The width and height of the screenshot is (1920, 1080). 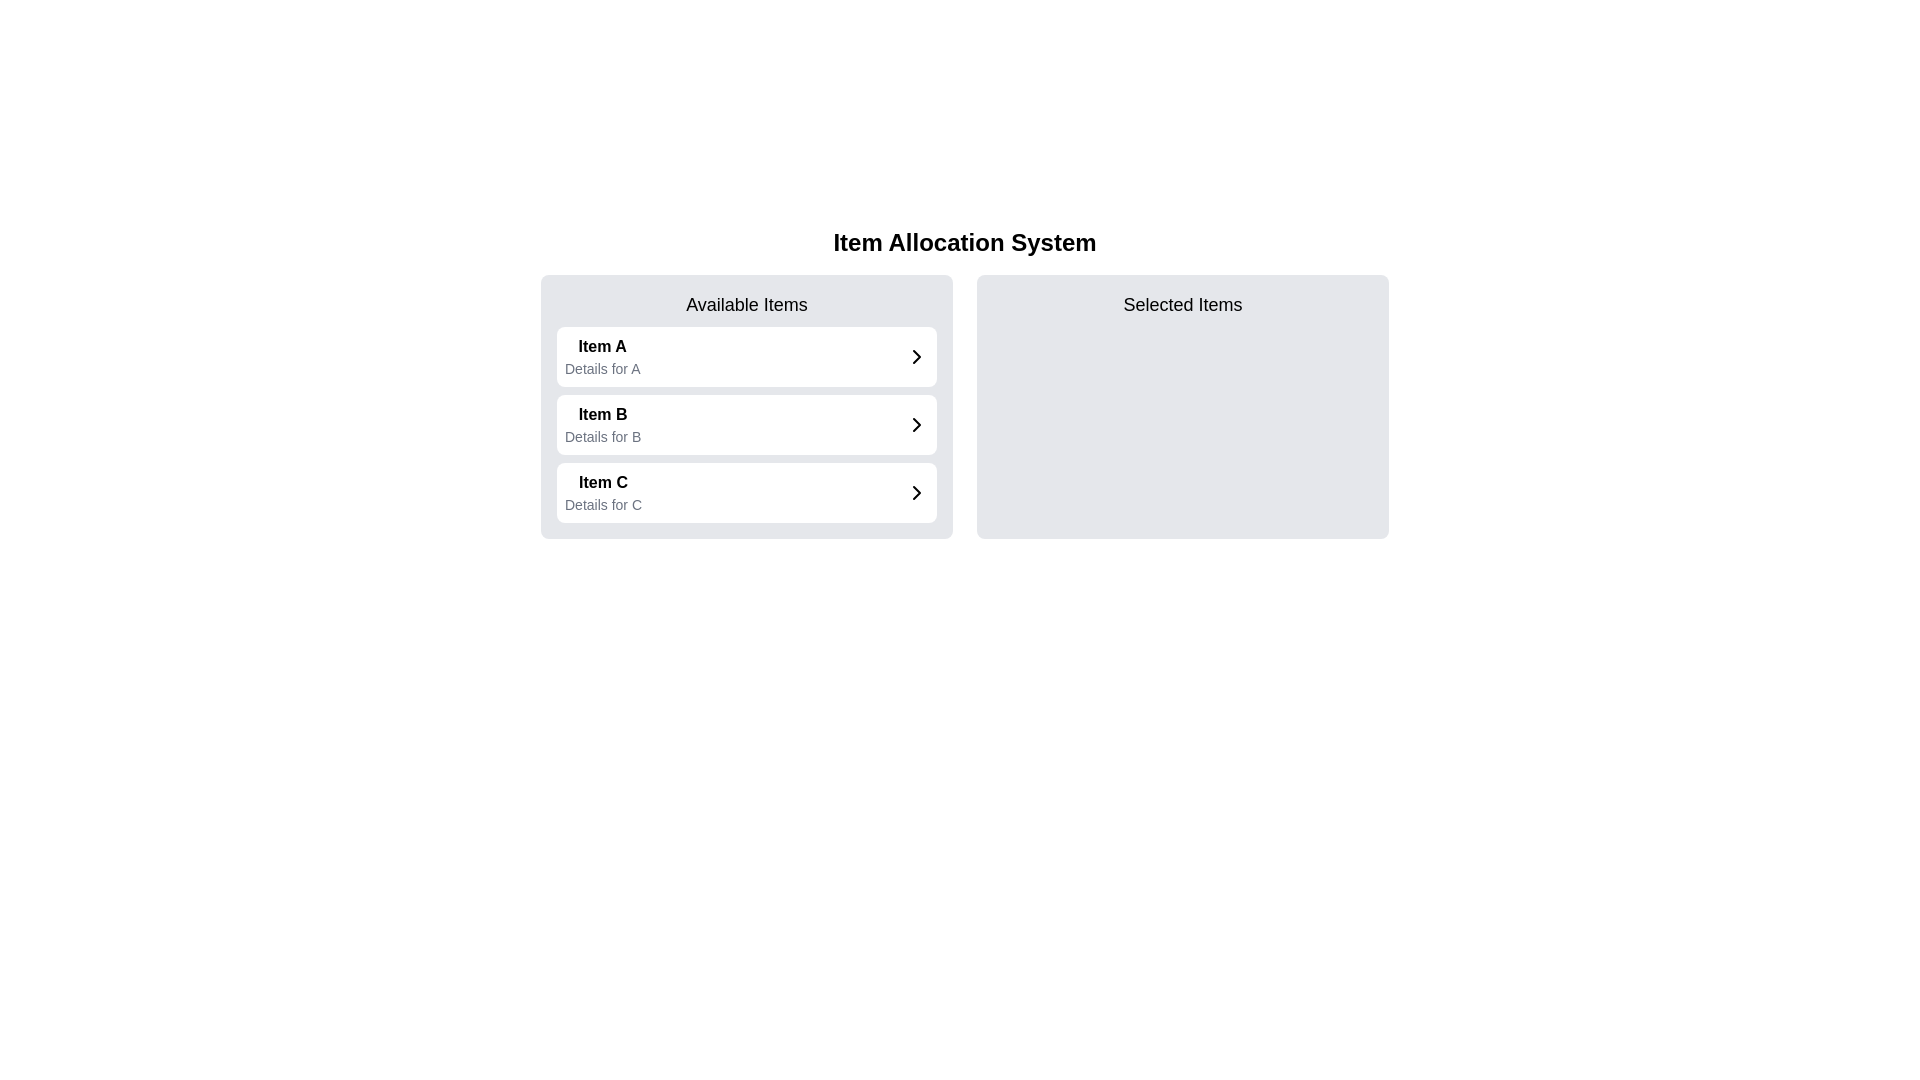 I want to click on the Chevron Icon Button located at the far right of the 'Item A' row under the 'Available Items' column, so click(x=915, y=356).